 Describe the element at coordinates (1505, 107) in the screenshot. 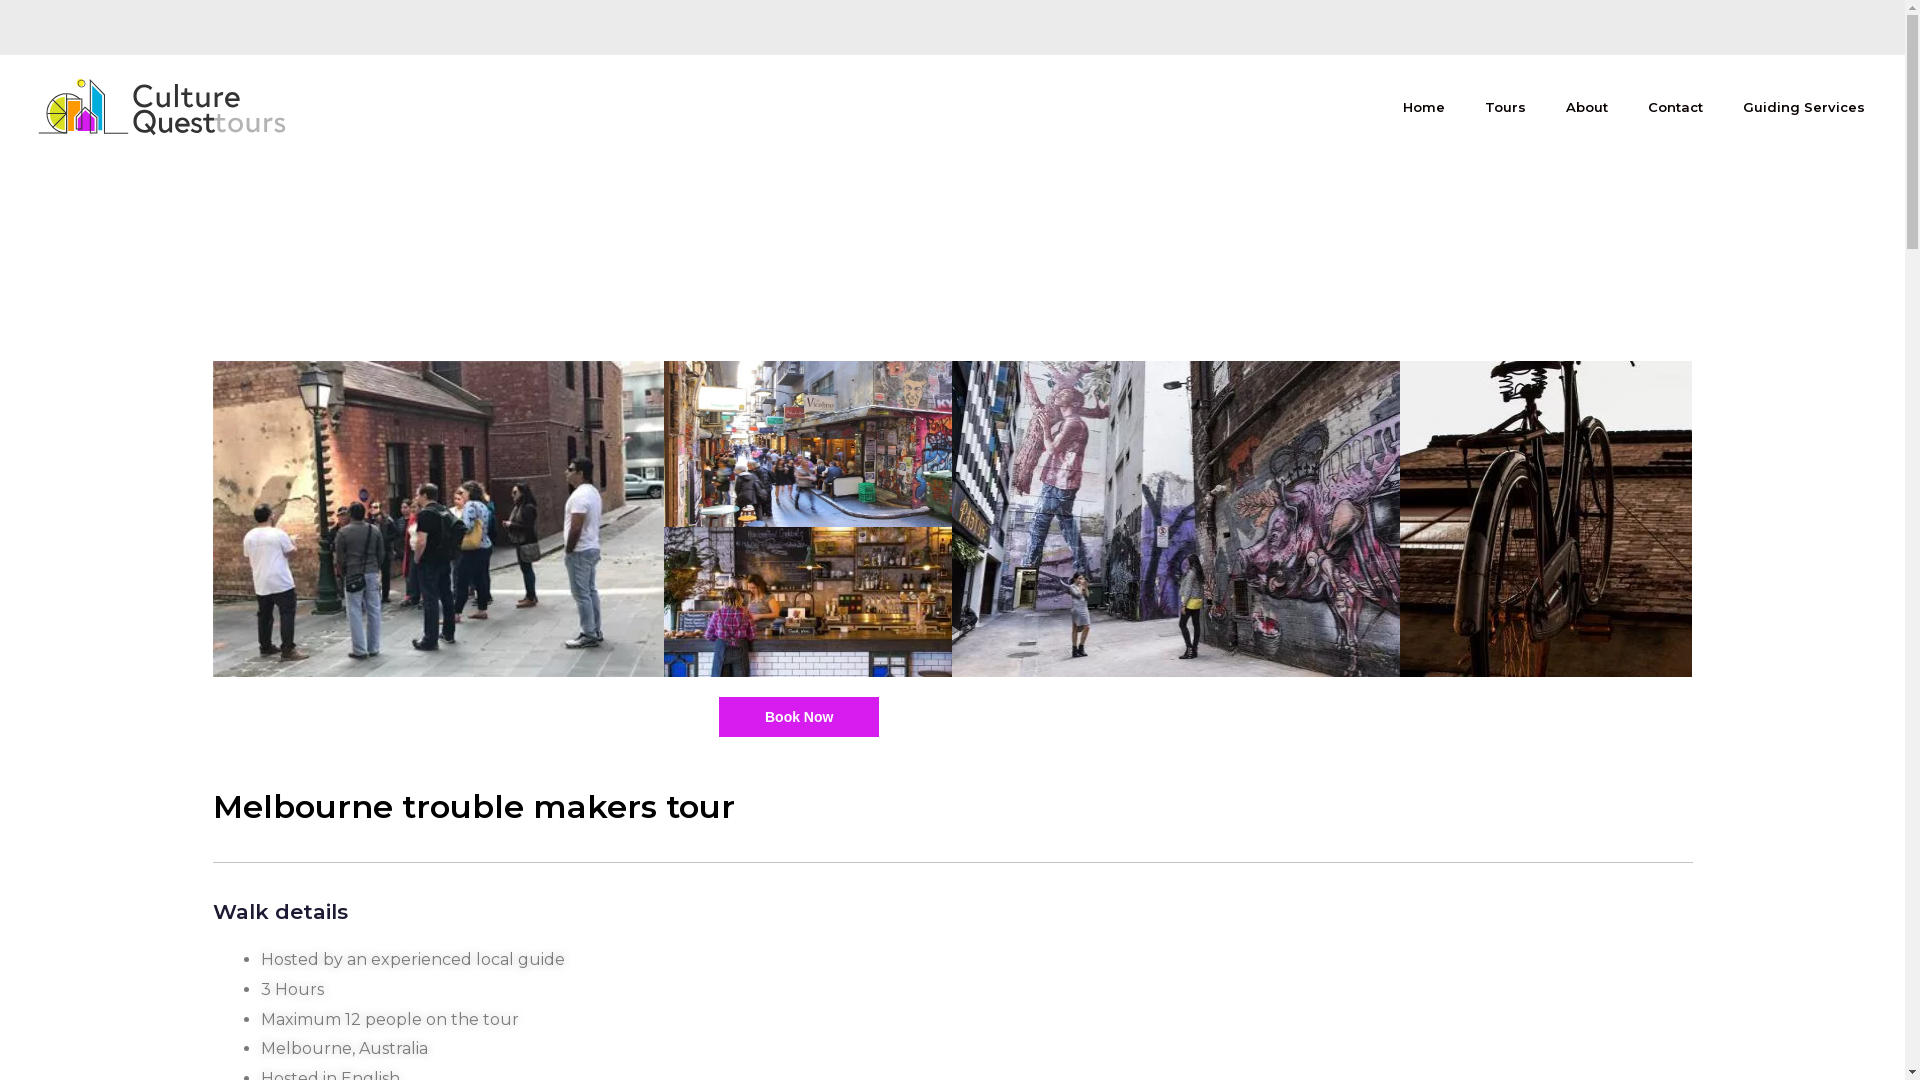

I see `'Tours'` at that location.